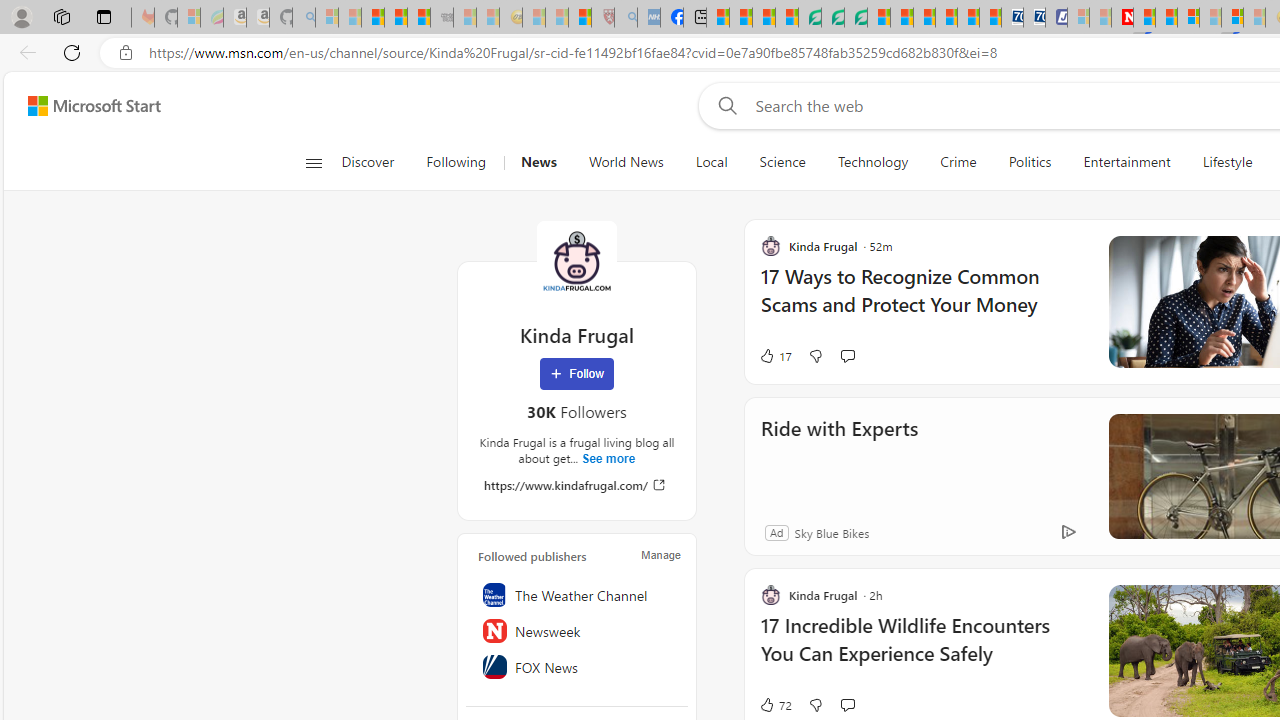  Describe the element at coordinates (607, 458) in the screenshot. I see `'See more'` at that location.